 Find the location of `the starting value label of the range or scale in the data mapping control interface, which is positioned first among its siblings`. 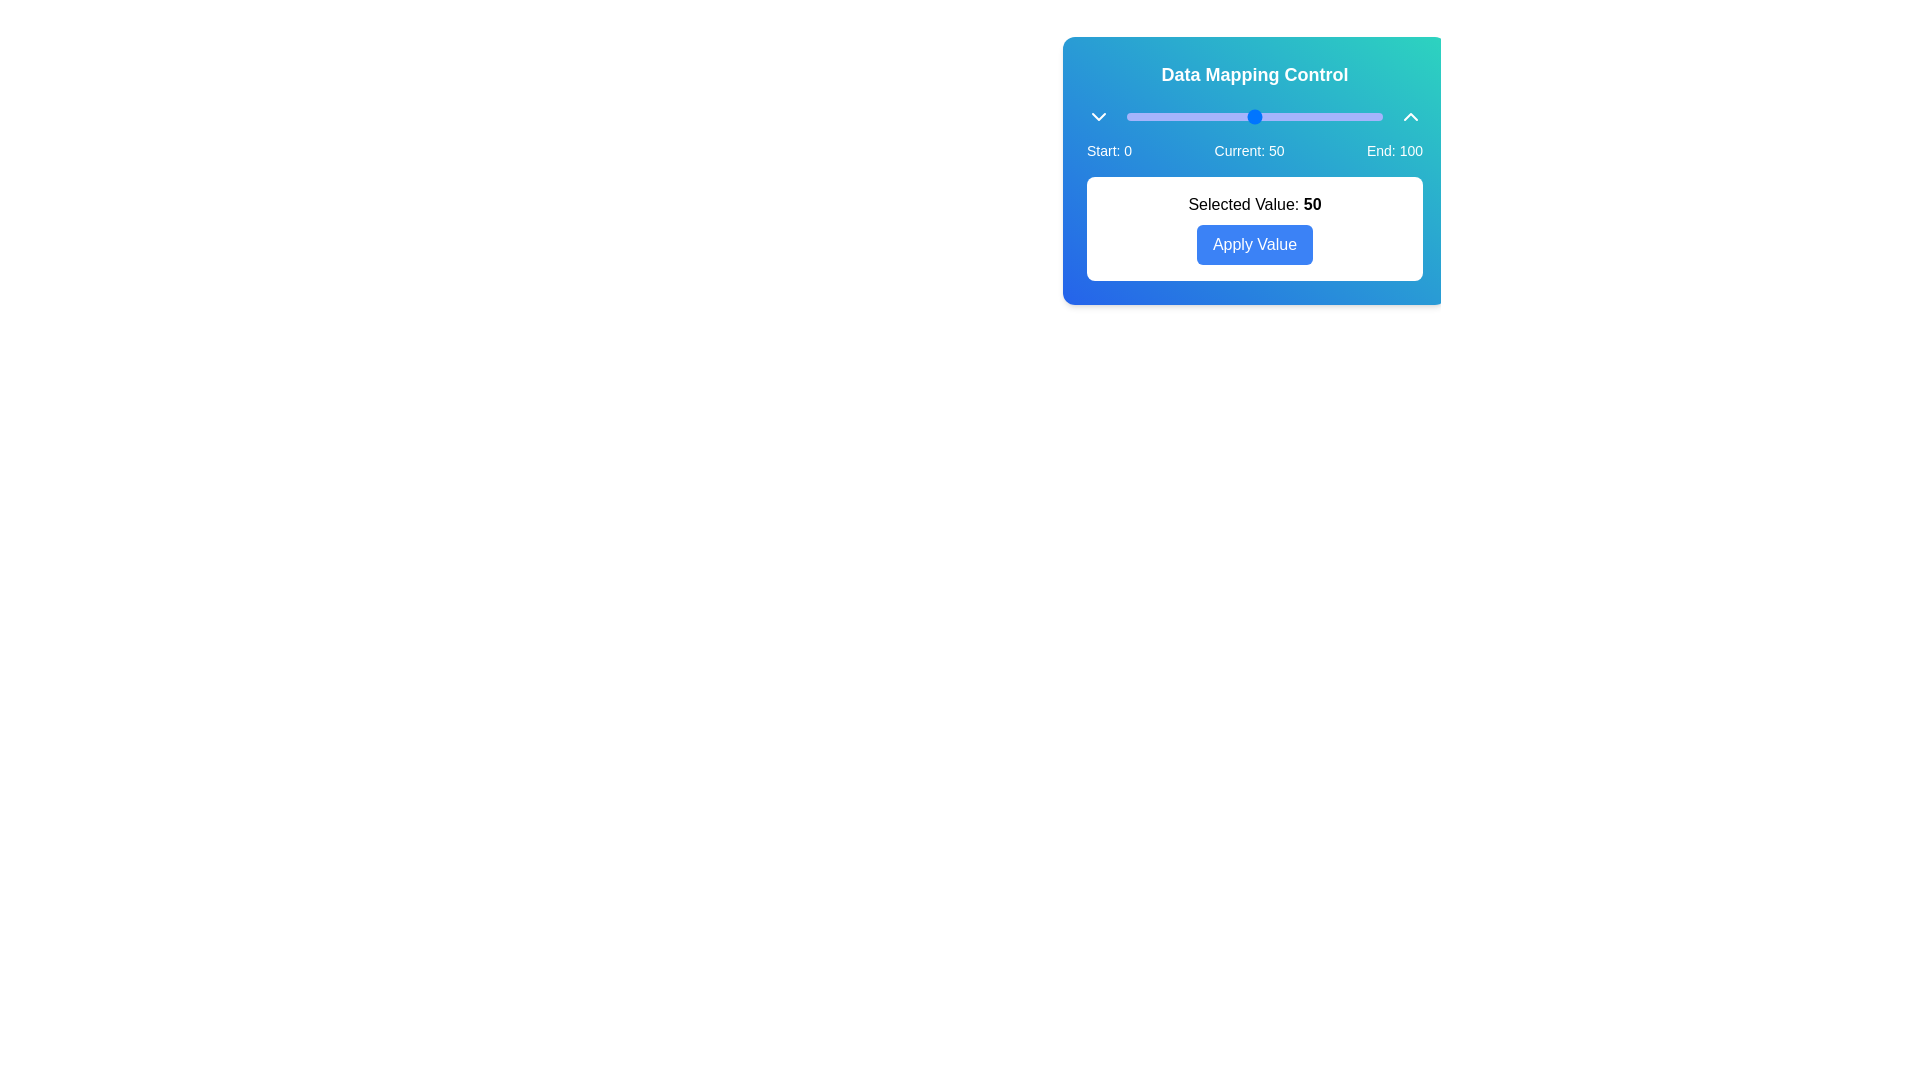

the starting value label of the range or scale in the data mapping control interface, which is positioned first among its siblings is located at coordinates (1108, 149).